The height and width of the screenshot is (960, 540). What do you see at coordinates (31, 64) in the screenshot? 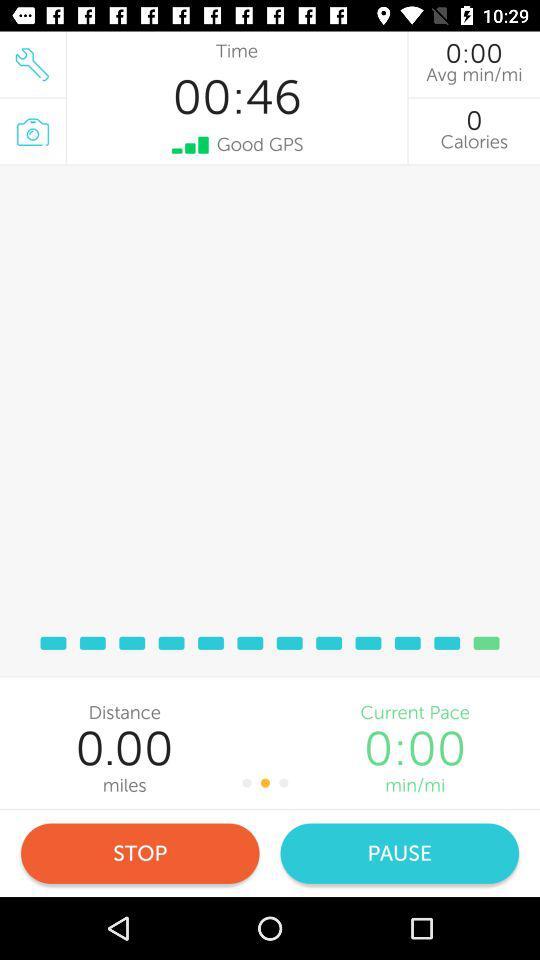
I see `the build icon` at bounding box center [31, 64].